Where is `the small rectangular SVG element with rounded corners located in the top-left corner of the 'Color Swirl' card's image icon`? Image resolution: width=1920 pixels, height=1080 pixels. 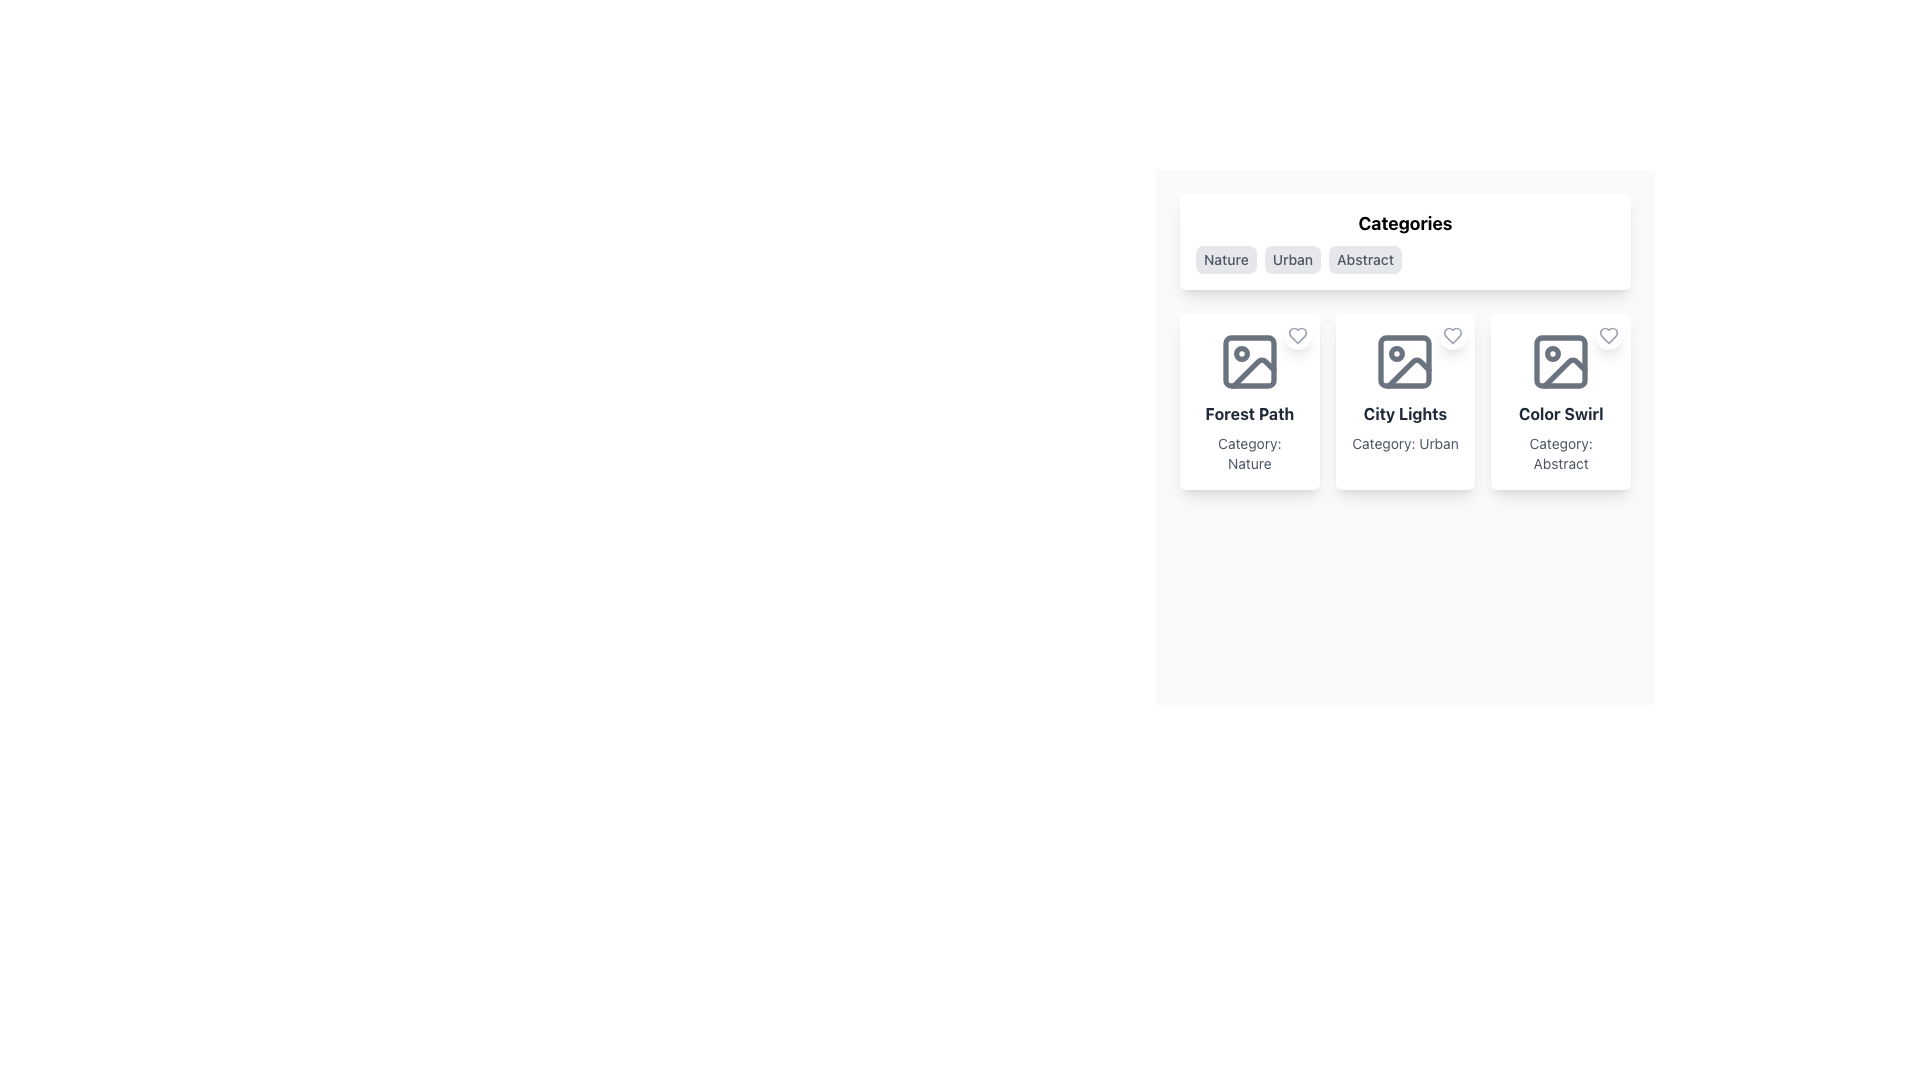
the small rectangular SVG element with rounded corners located in the top-left corner of the 'Color Swirl' card's image icon is located at coordinates (1560, 362).